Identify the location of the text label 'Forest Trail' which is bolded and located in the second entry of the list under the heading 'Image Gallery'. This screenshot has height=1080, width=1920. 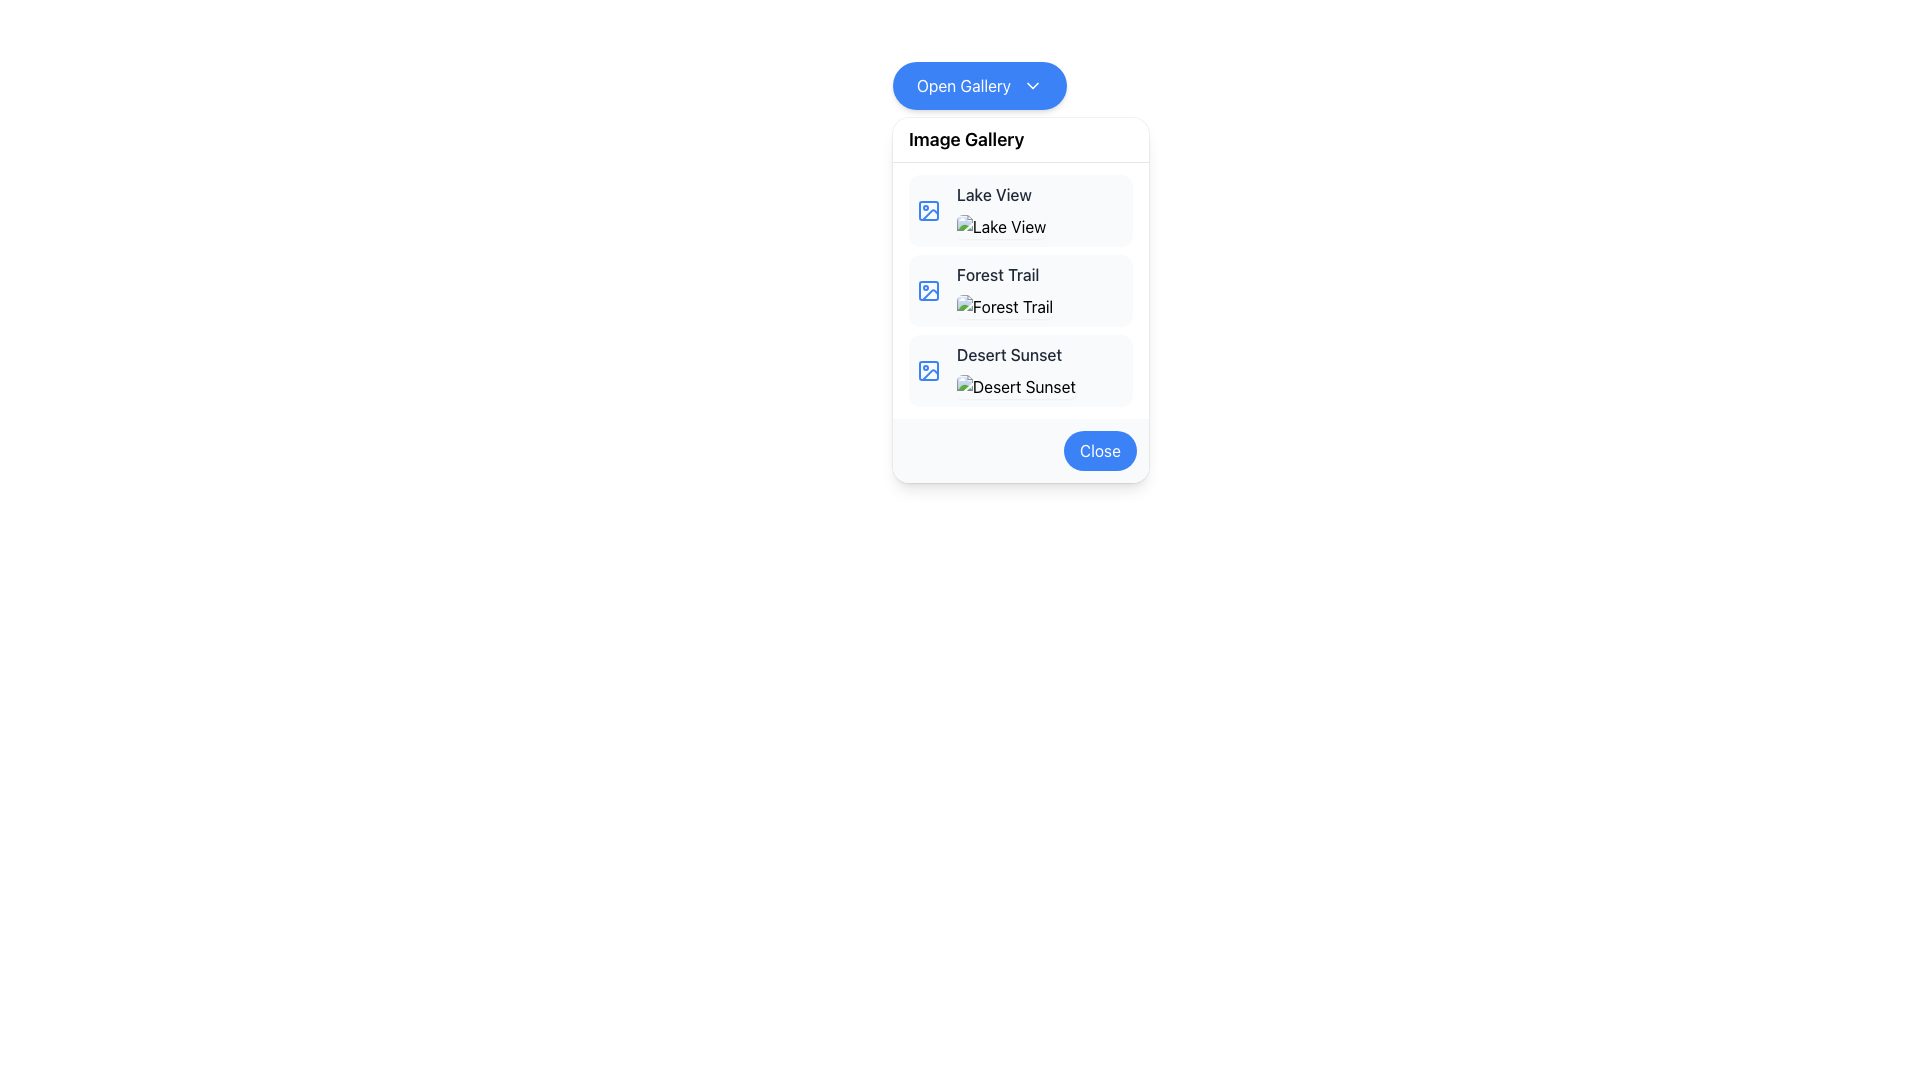
(1005, 274).